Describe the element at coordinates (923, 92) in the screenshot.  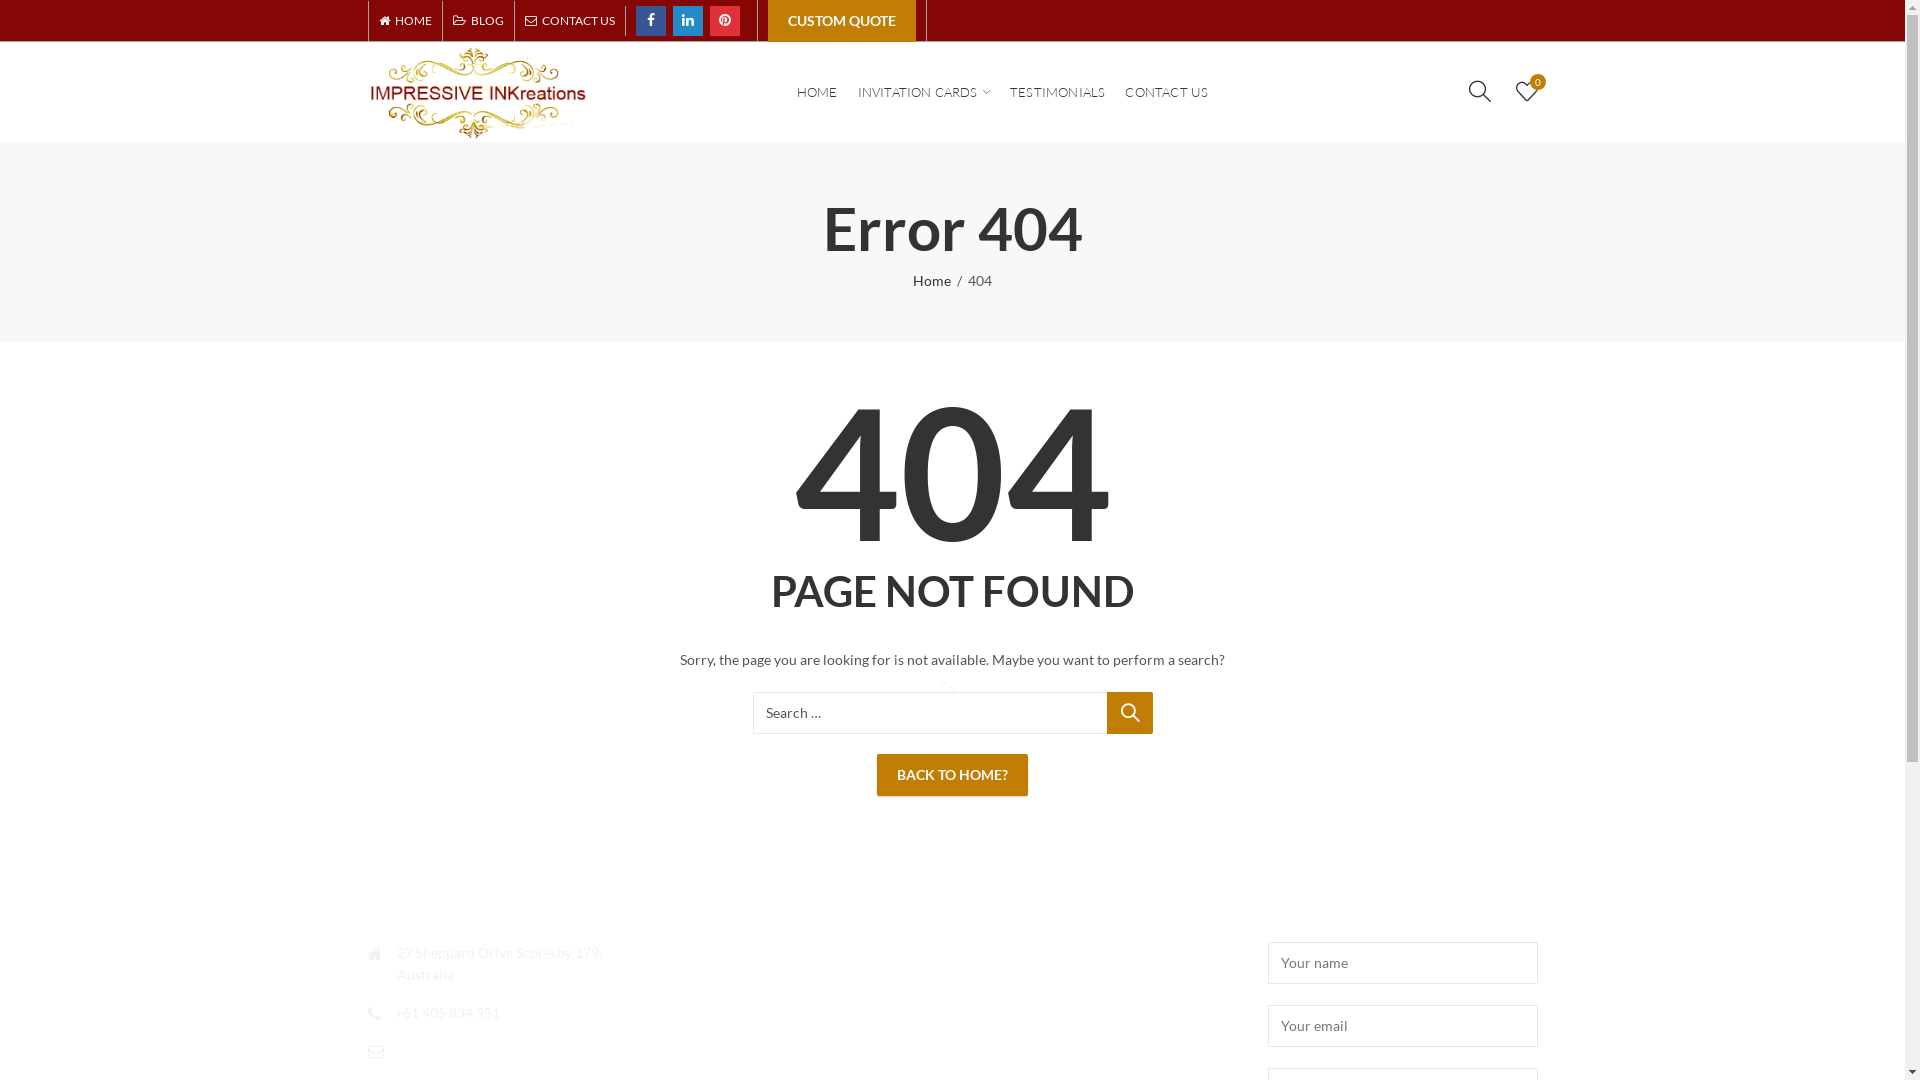
I see `'INVITATION CARDS'` at that location.